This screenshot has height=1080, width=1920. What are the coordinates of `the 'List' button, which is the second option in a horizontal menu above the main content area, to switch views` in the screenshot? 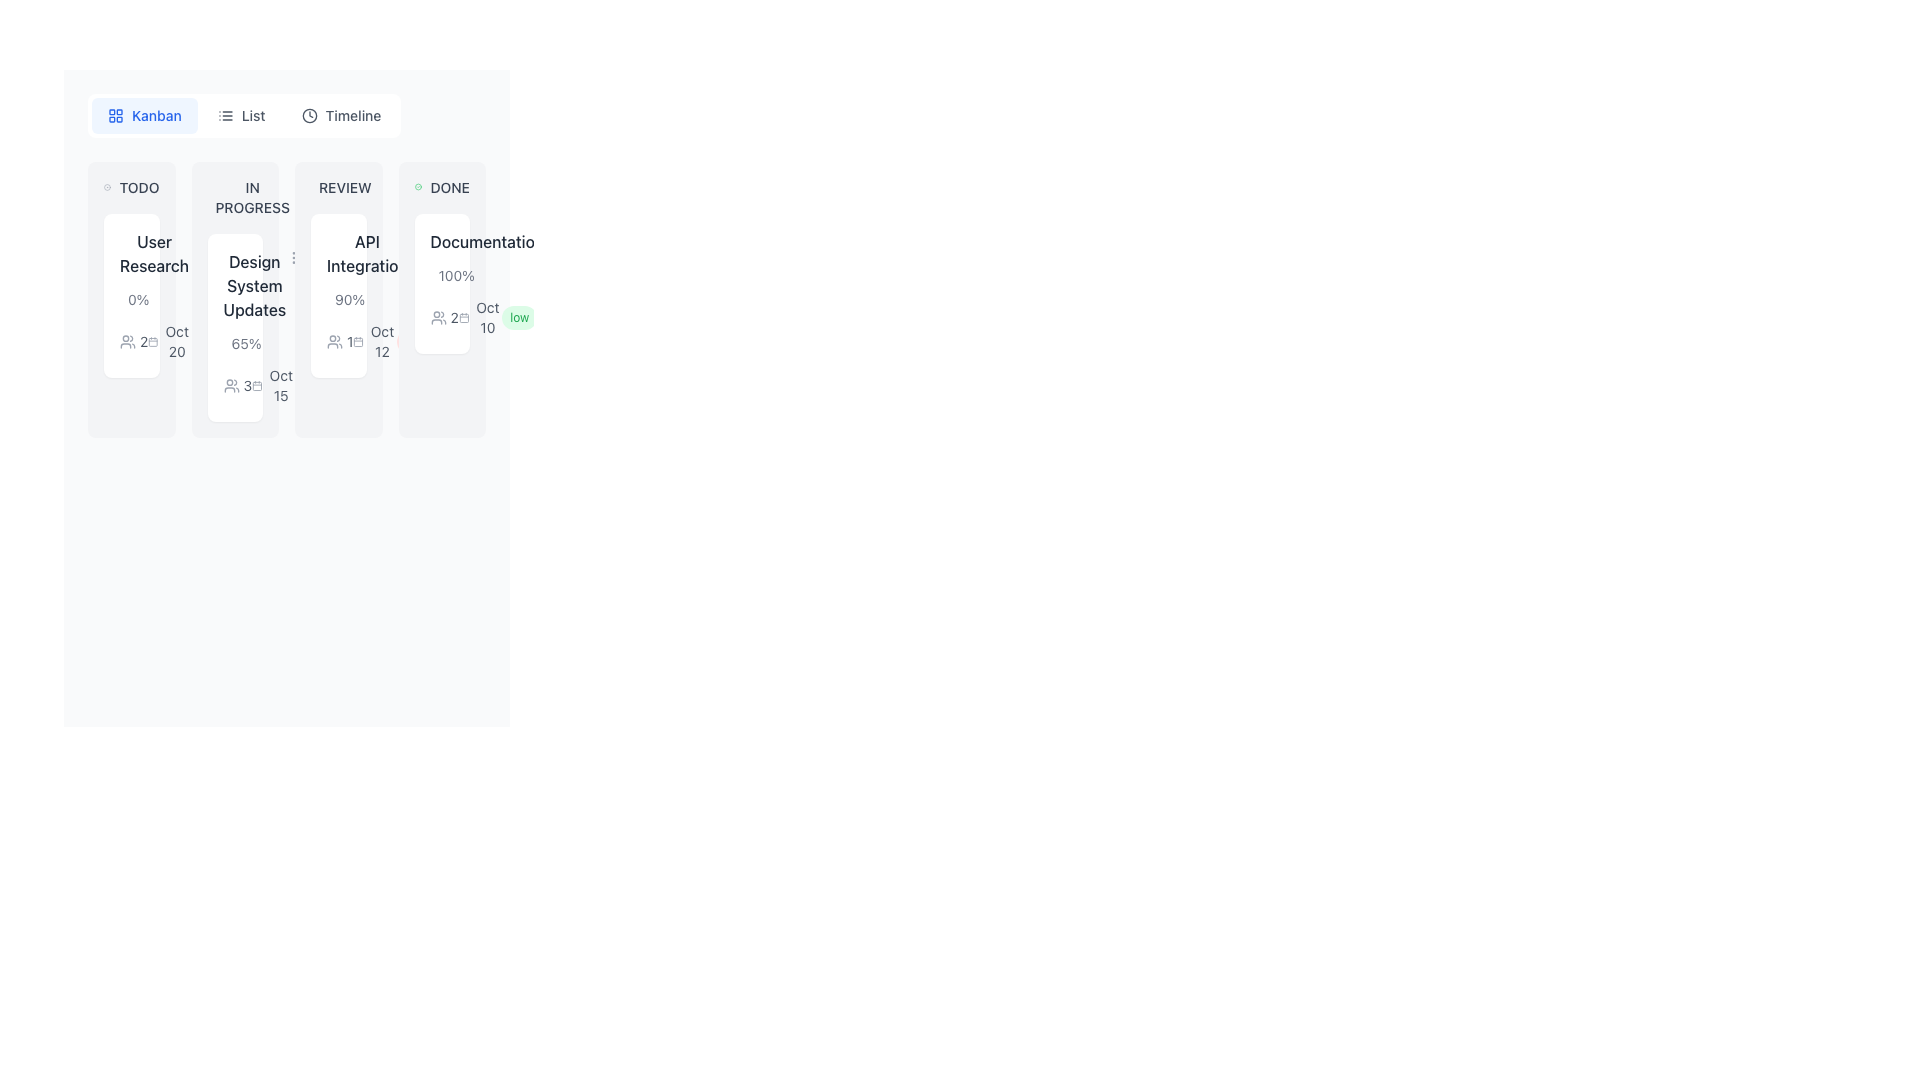 It's located at (240, 115).